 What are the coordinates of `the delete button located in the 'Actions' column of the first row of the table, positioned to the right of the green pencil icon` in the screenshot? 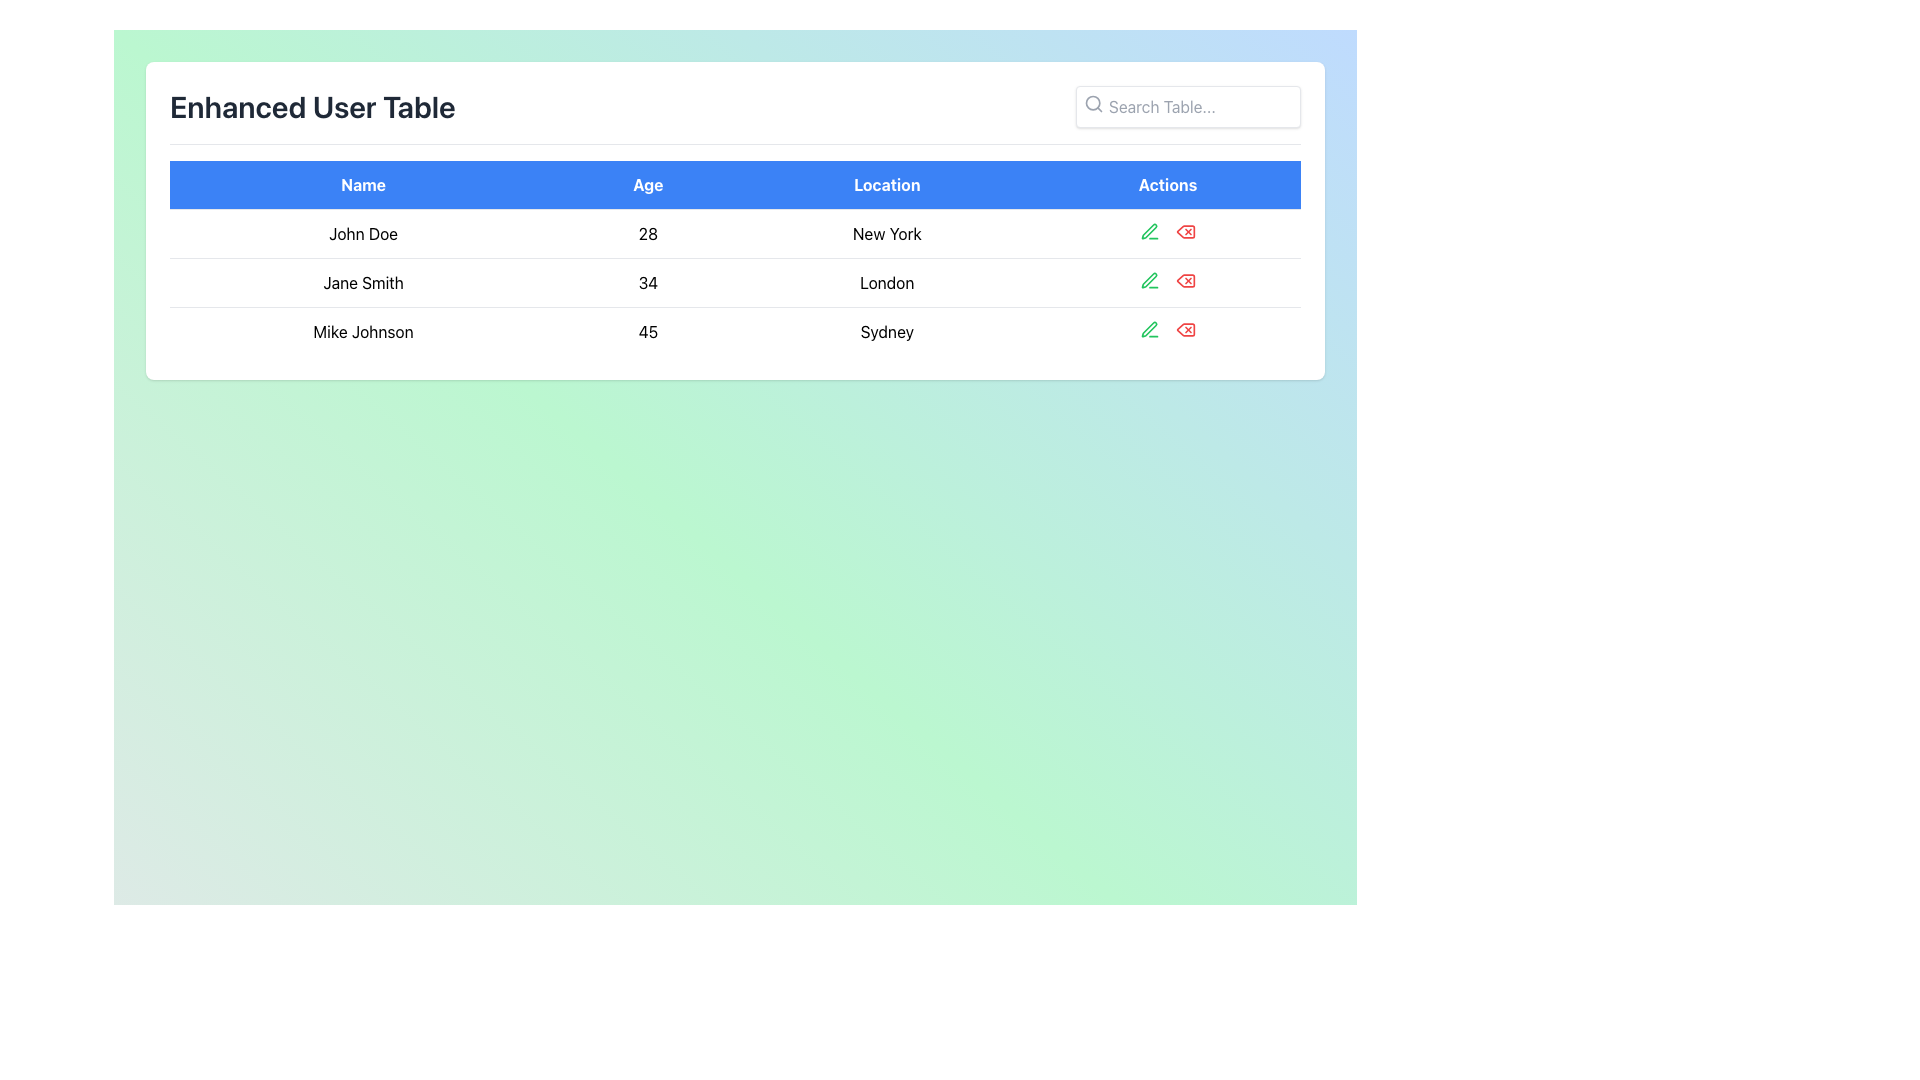 It's located at (1185, 230).